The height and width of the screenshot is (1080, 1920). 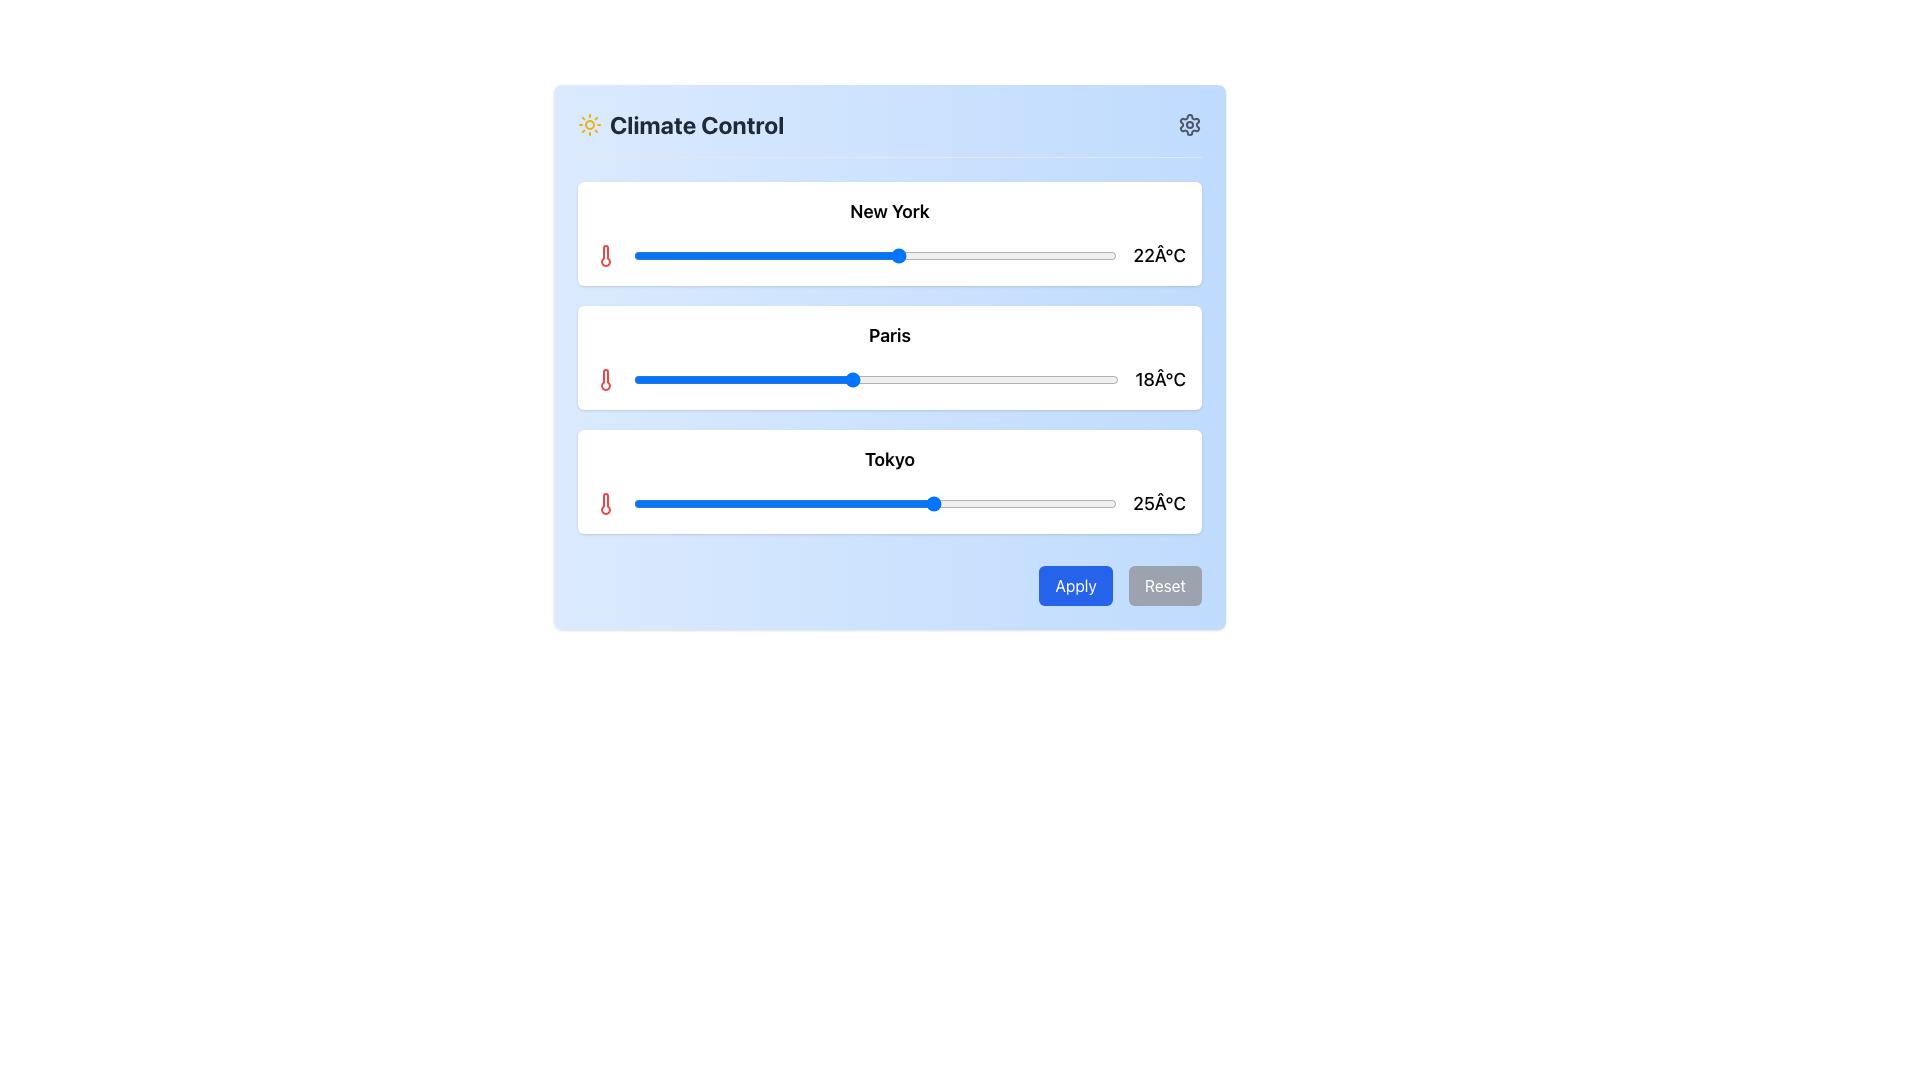 I want to click on the temperature value, so click(x=777, y=254).